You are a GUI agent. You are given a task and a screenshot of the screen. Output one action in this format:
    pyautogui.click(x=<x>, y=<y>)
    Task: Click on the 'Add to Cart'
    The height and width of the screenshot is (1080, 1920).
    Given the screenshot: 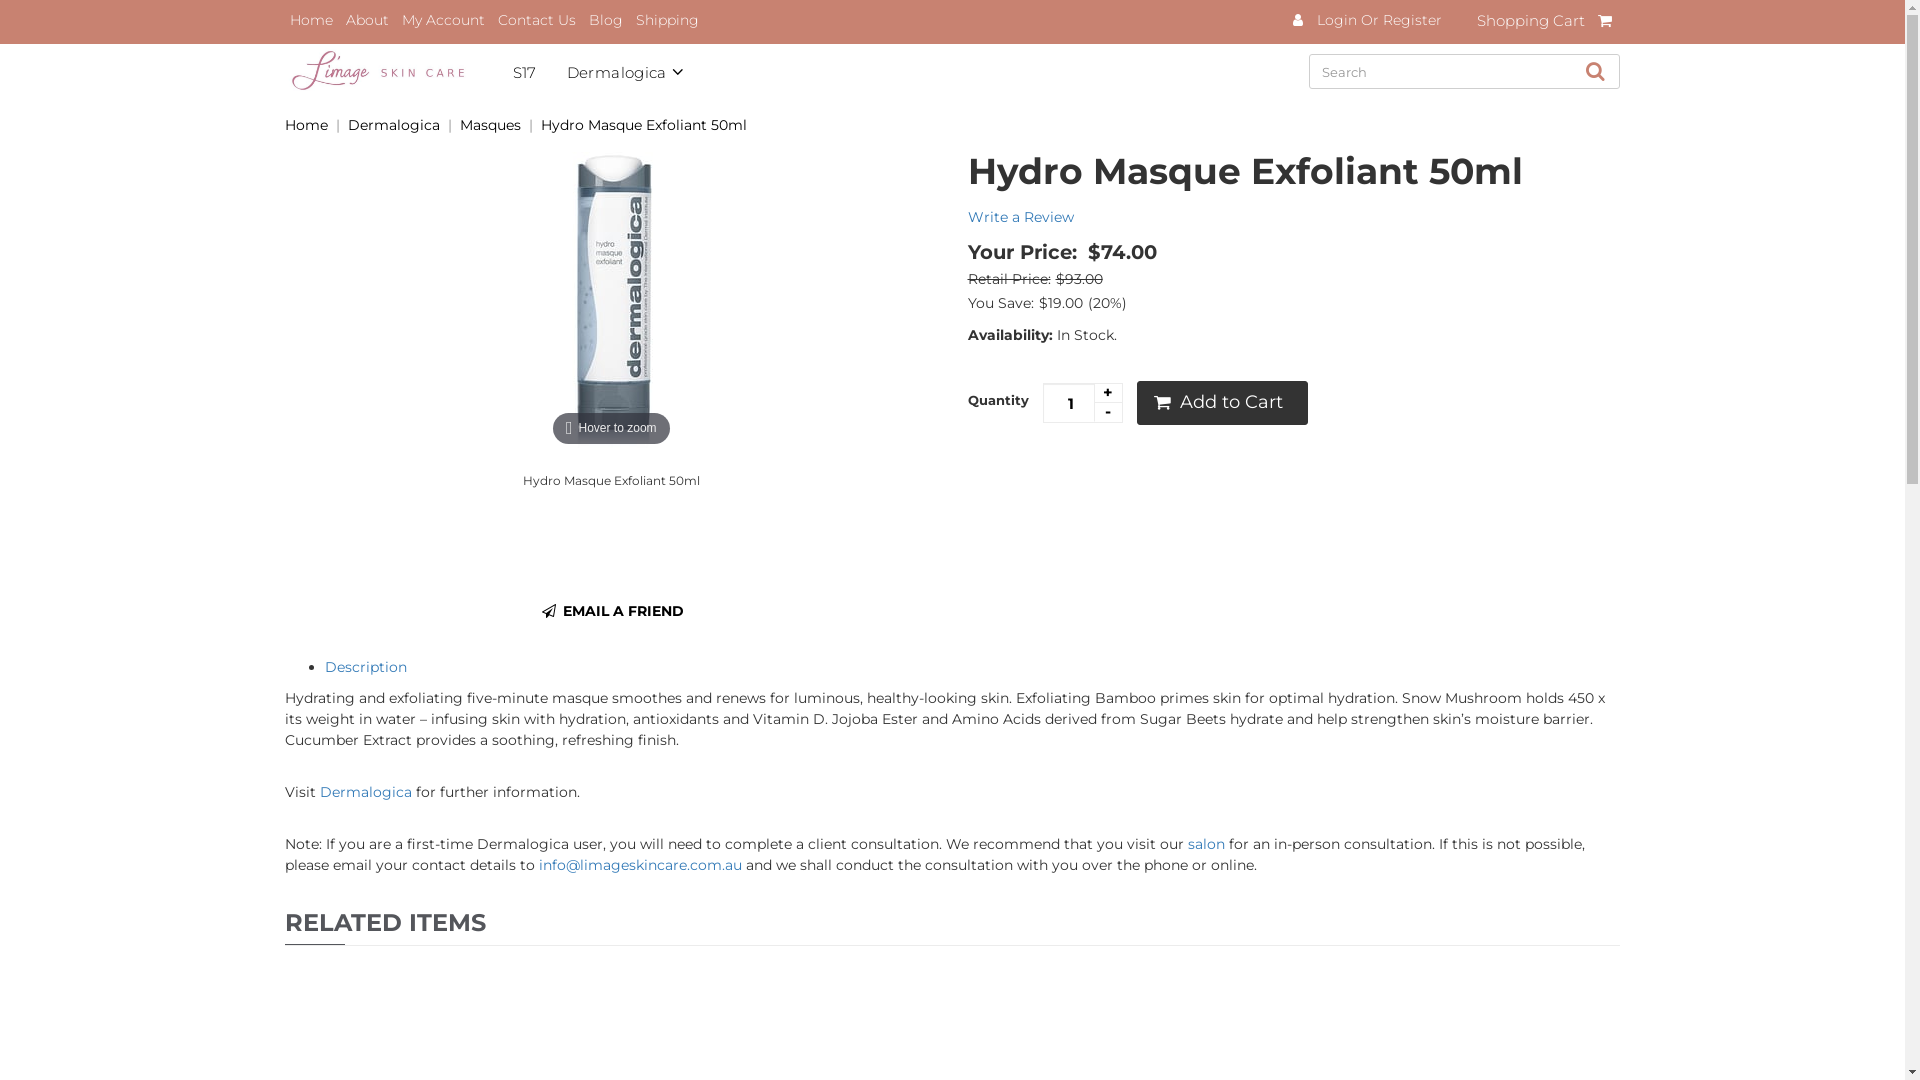 What is the action you would take?
    pyautogui.click(x=1220, y=402)
    